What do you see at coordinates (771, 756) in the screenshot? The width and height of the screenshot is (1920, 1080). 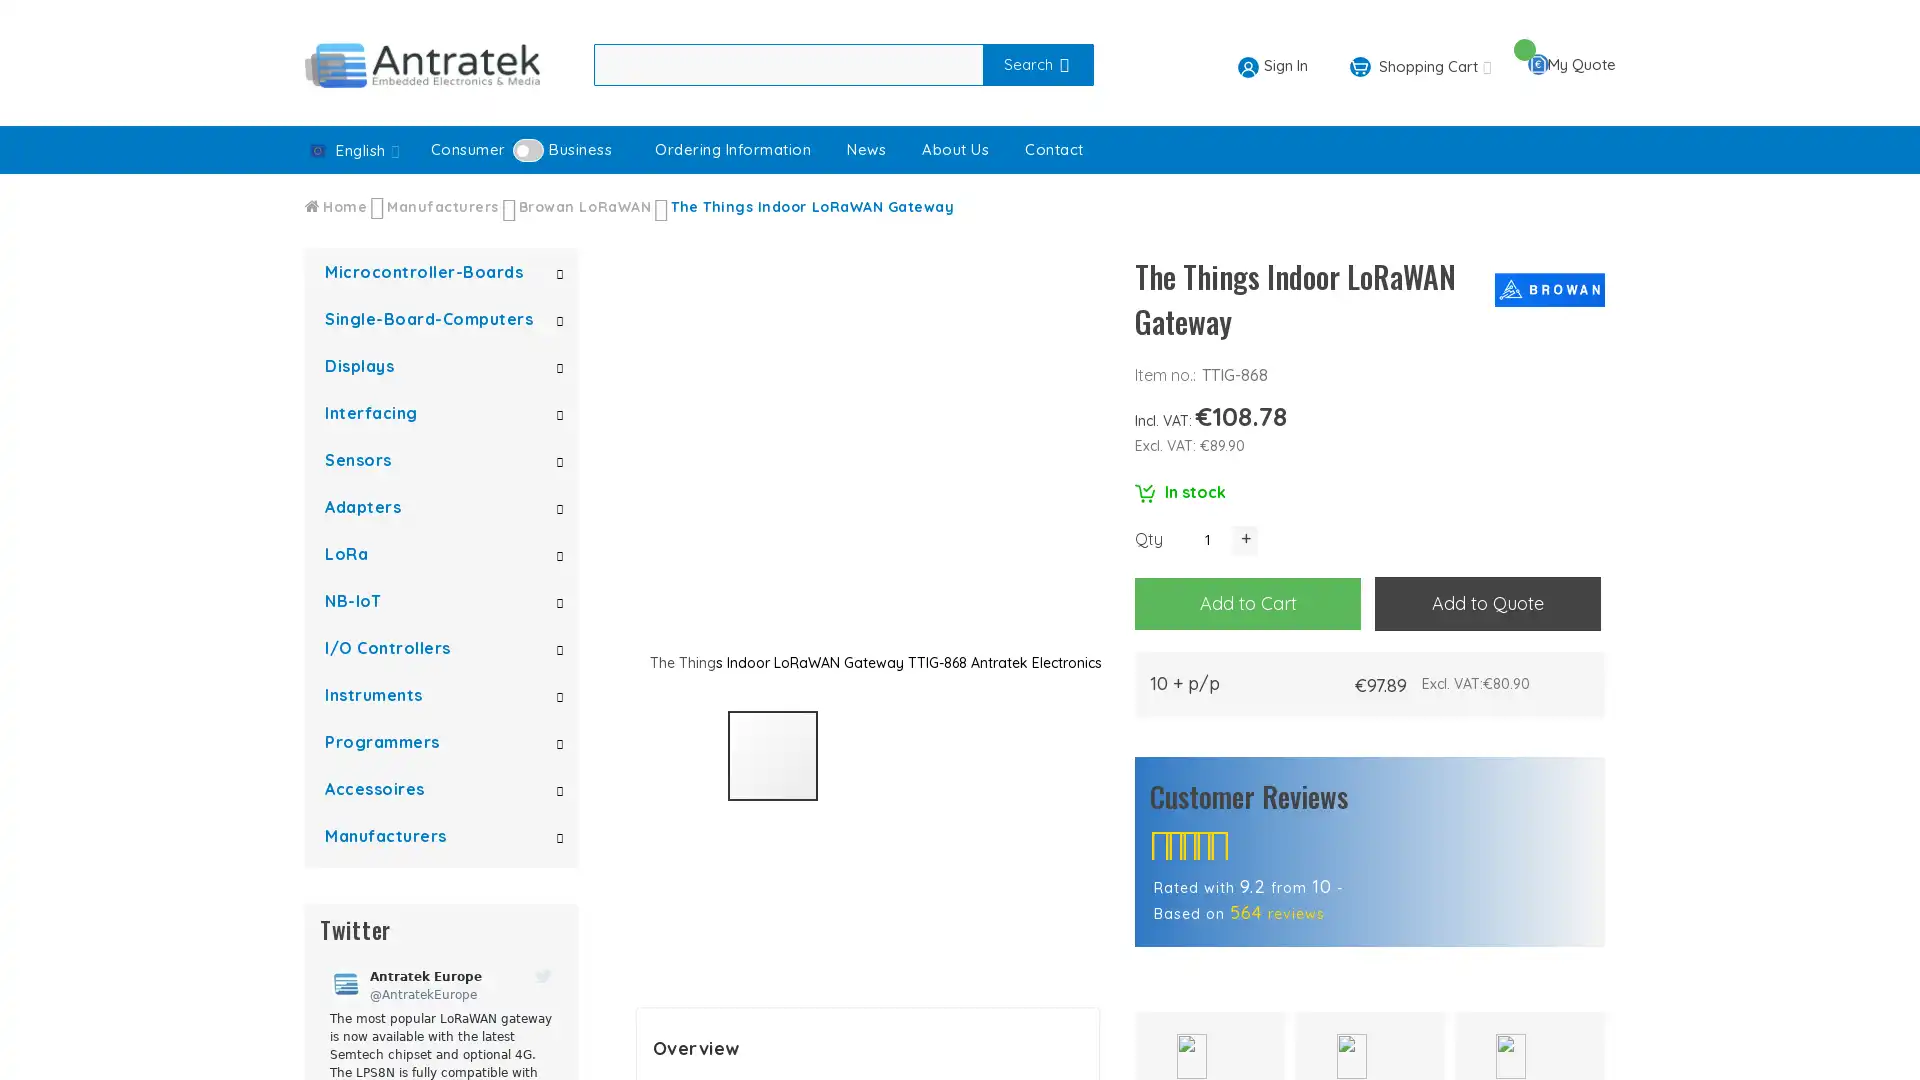 I see `The Things Indoor LoRaWAN Gateway TTIG-868 Antratek Electronics` at bounding box center [771, 756].